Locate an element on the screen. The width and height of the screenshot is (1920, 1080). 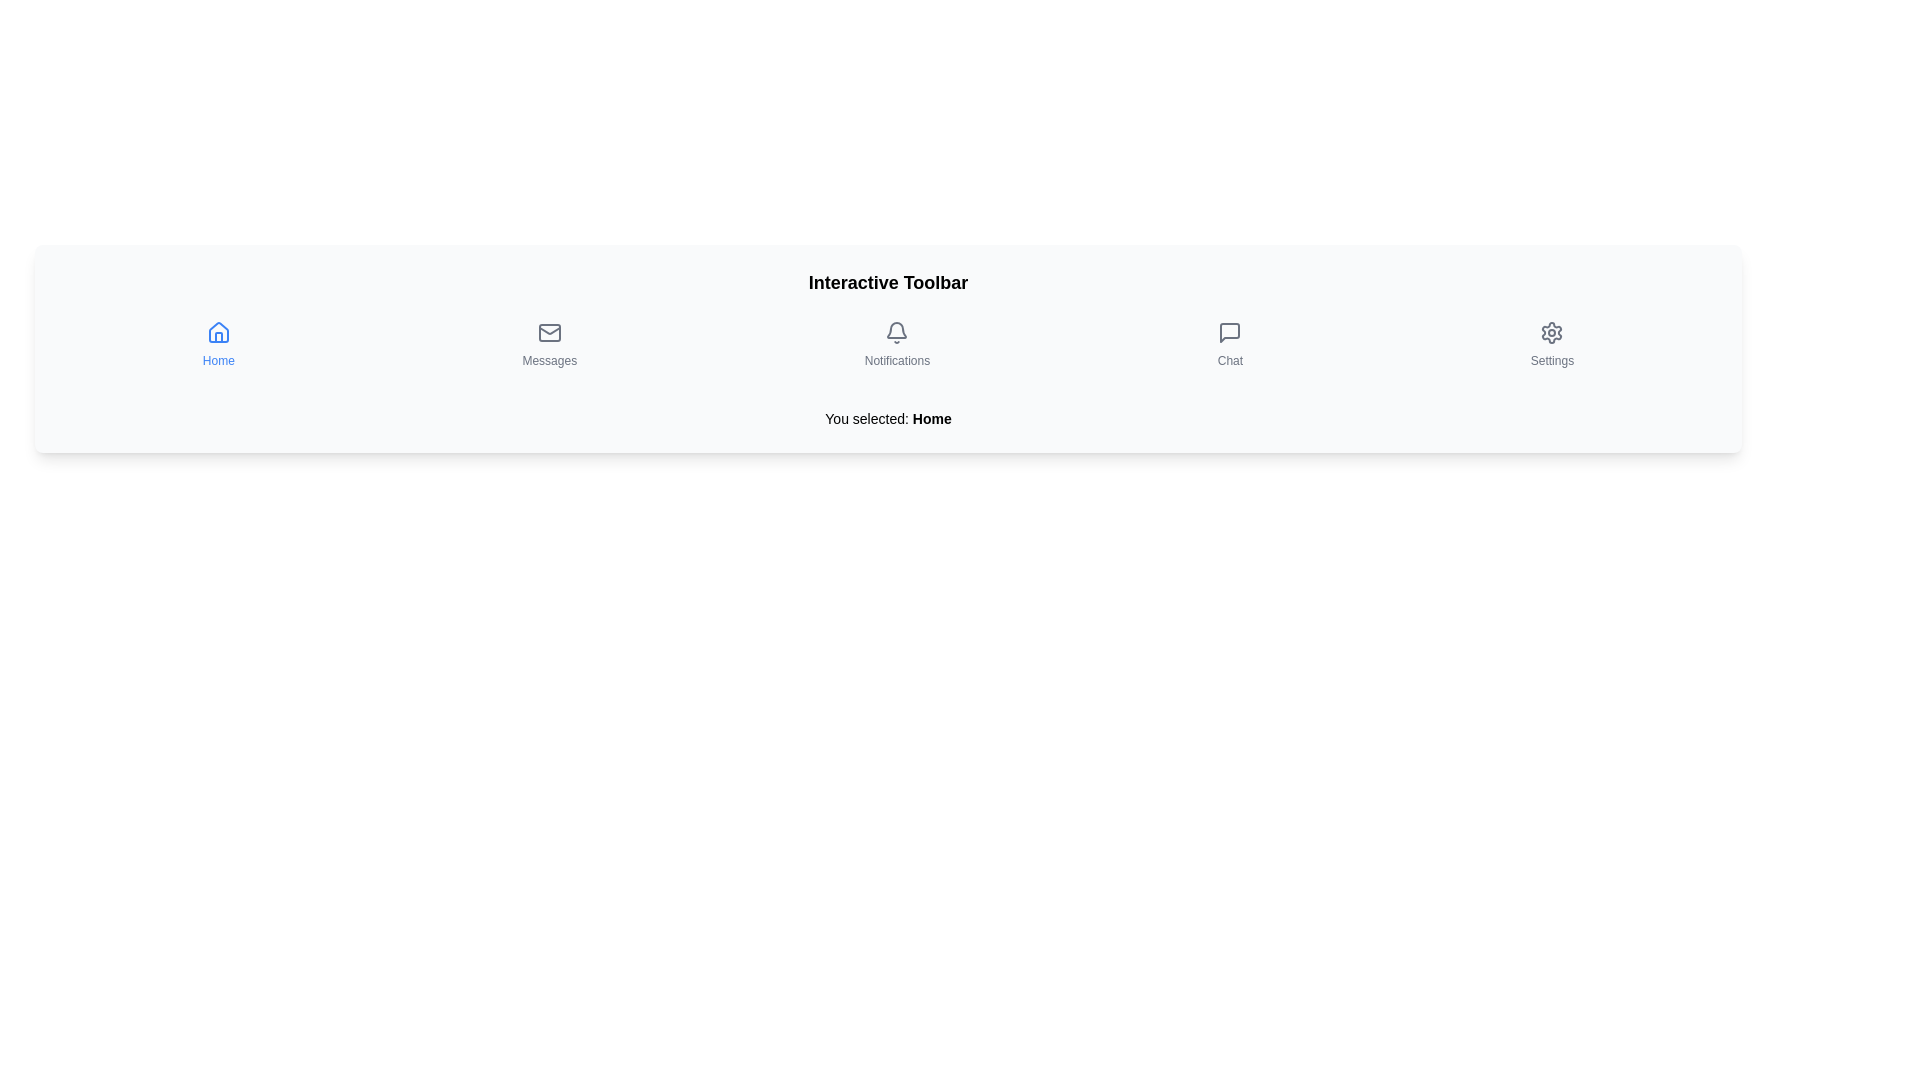
the bell icon located in the Notifications button is located at coordinates (896, 331).